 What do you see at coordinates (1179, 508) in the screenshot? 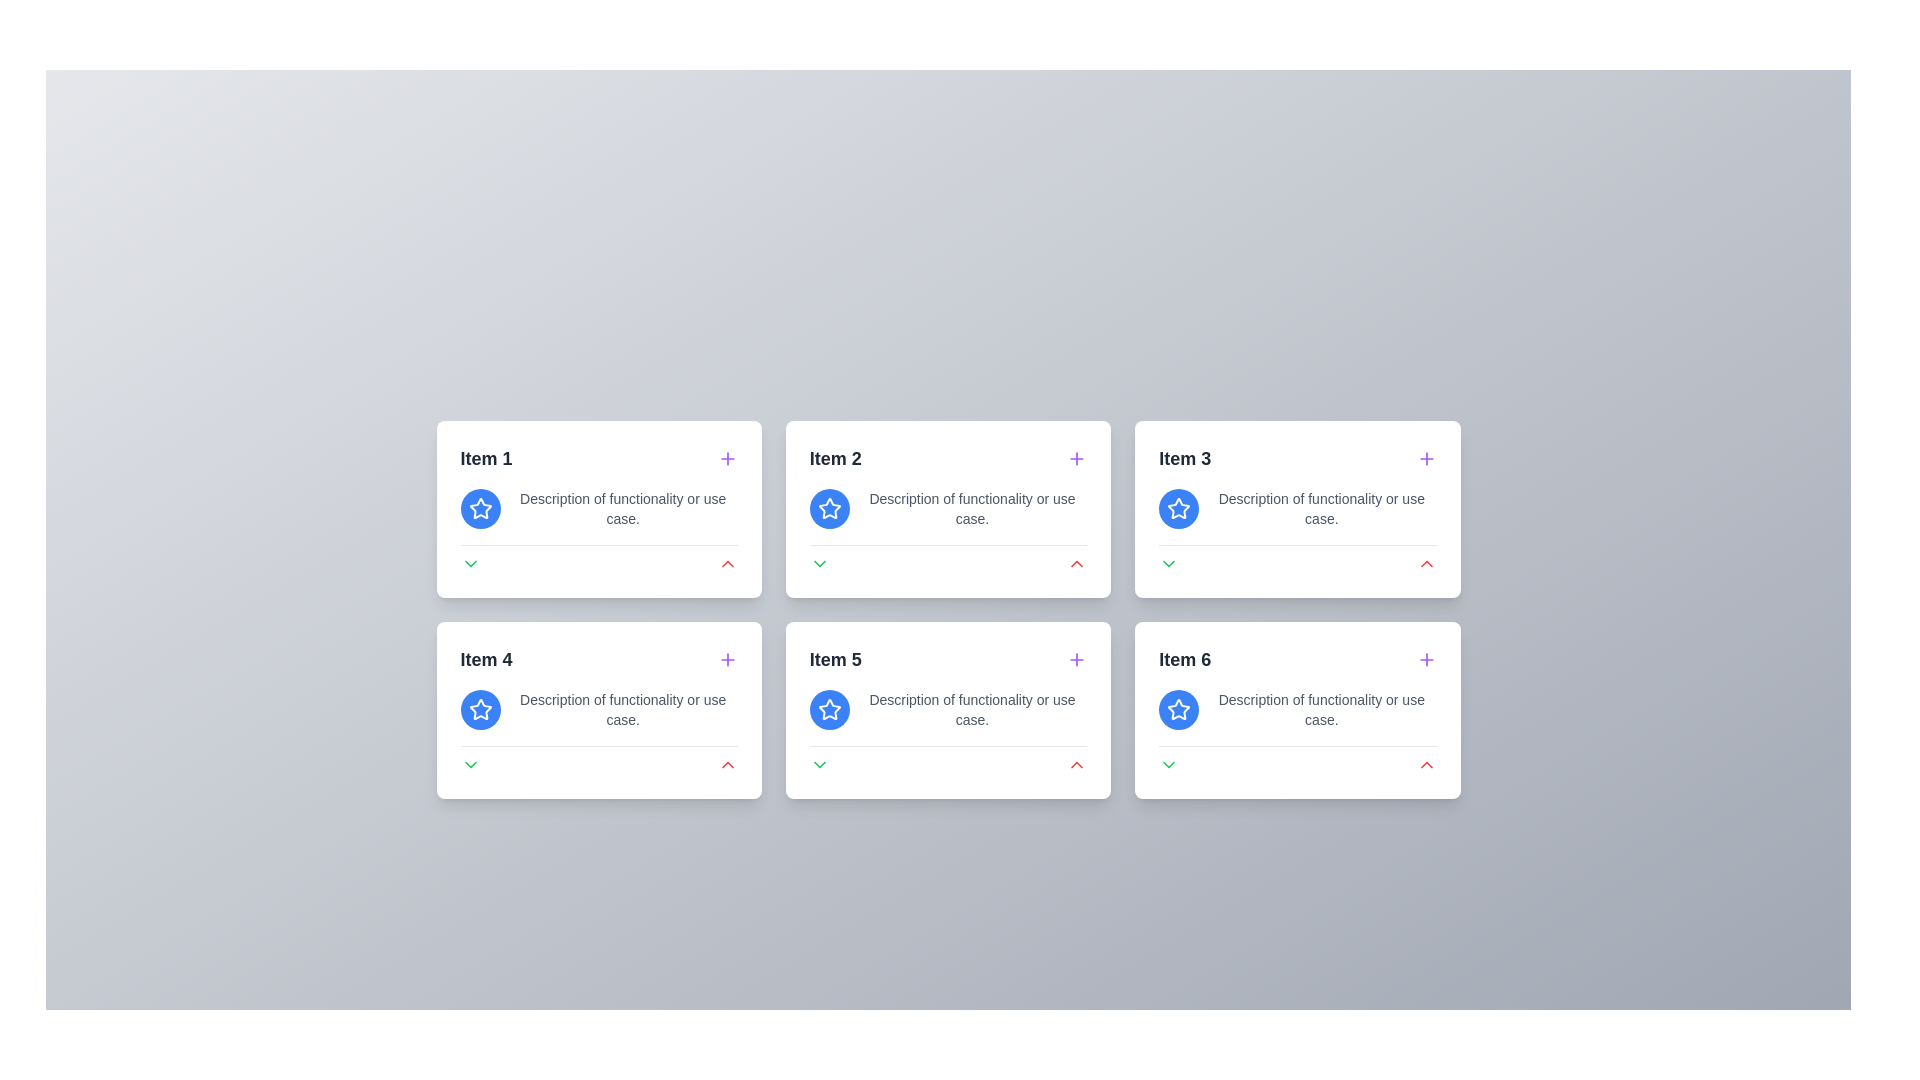
I see `the star-shaped icon with a blue outline and white fill, located in the top row, third card from the left, to the left of the text labeled 'Item 3'` at bounding box center [1179, 508].